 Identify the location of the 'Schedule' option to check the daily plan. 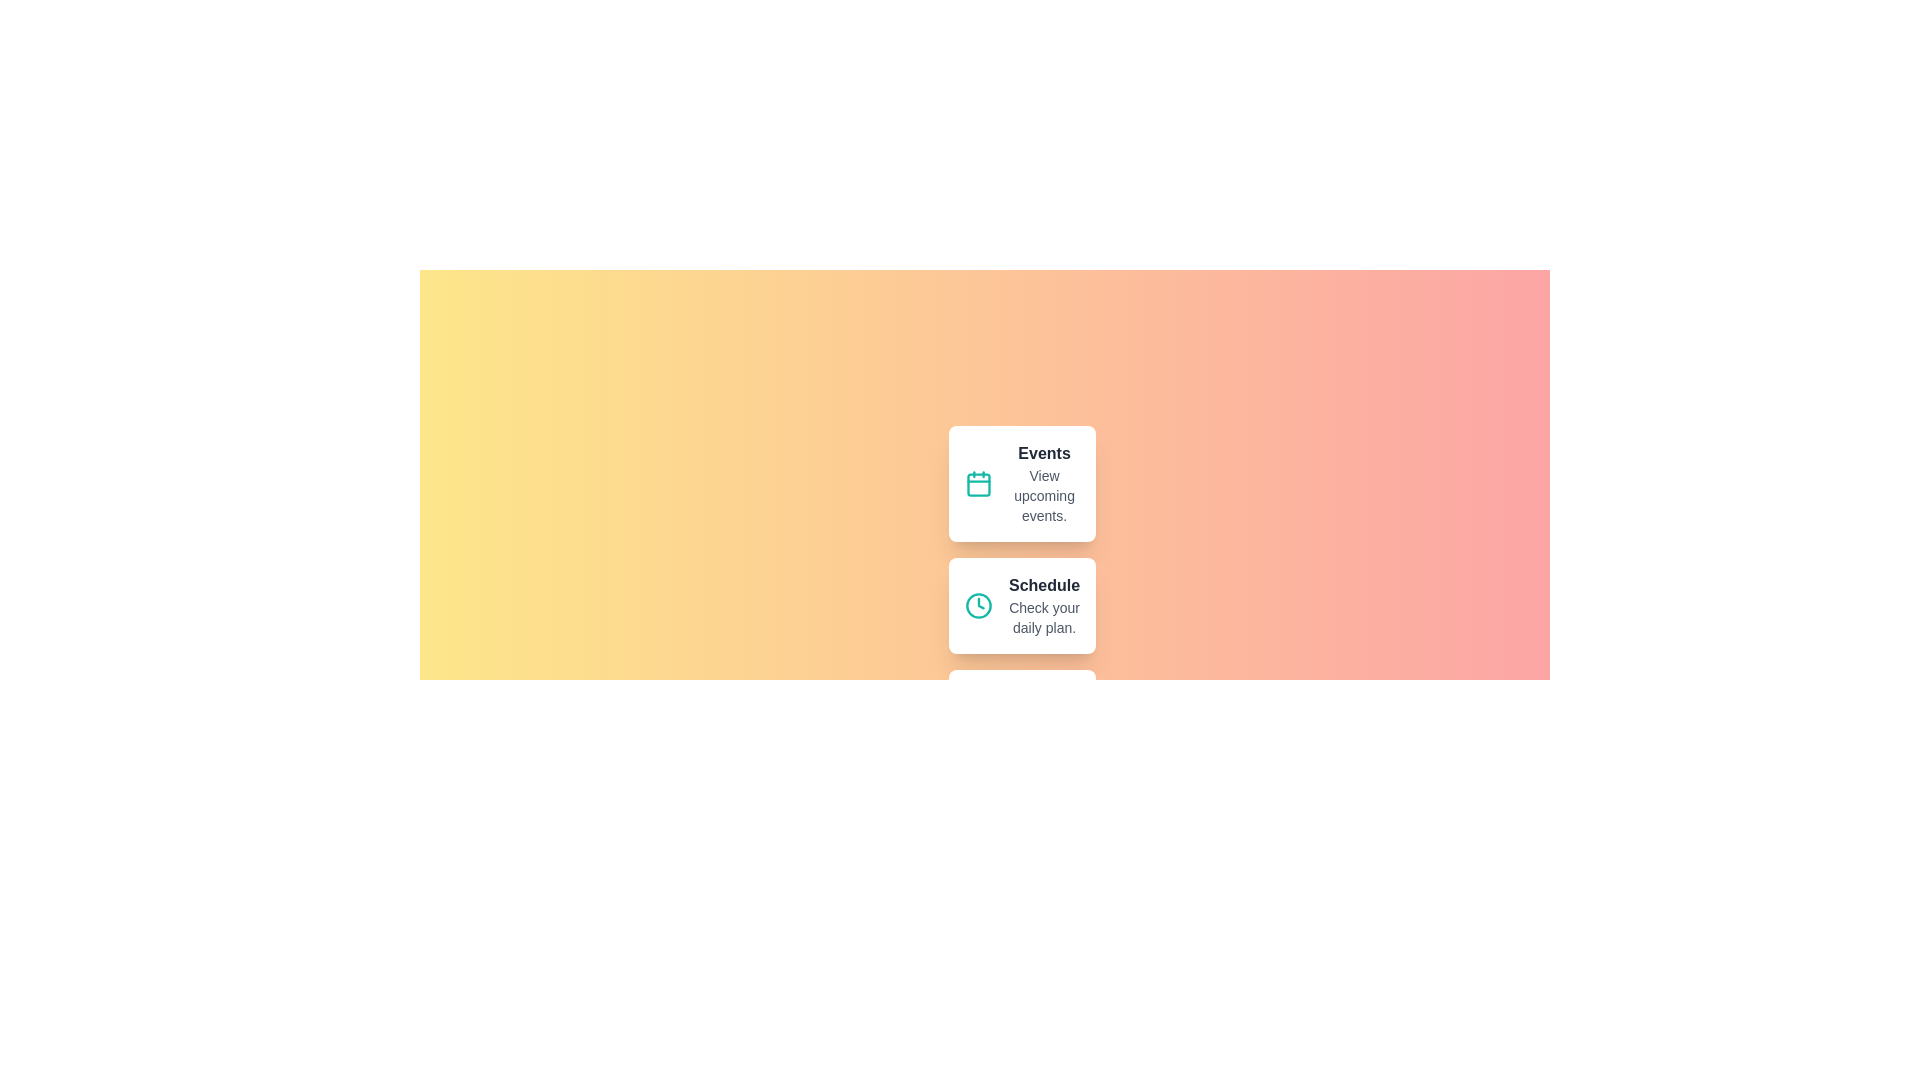
(1022, 604).